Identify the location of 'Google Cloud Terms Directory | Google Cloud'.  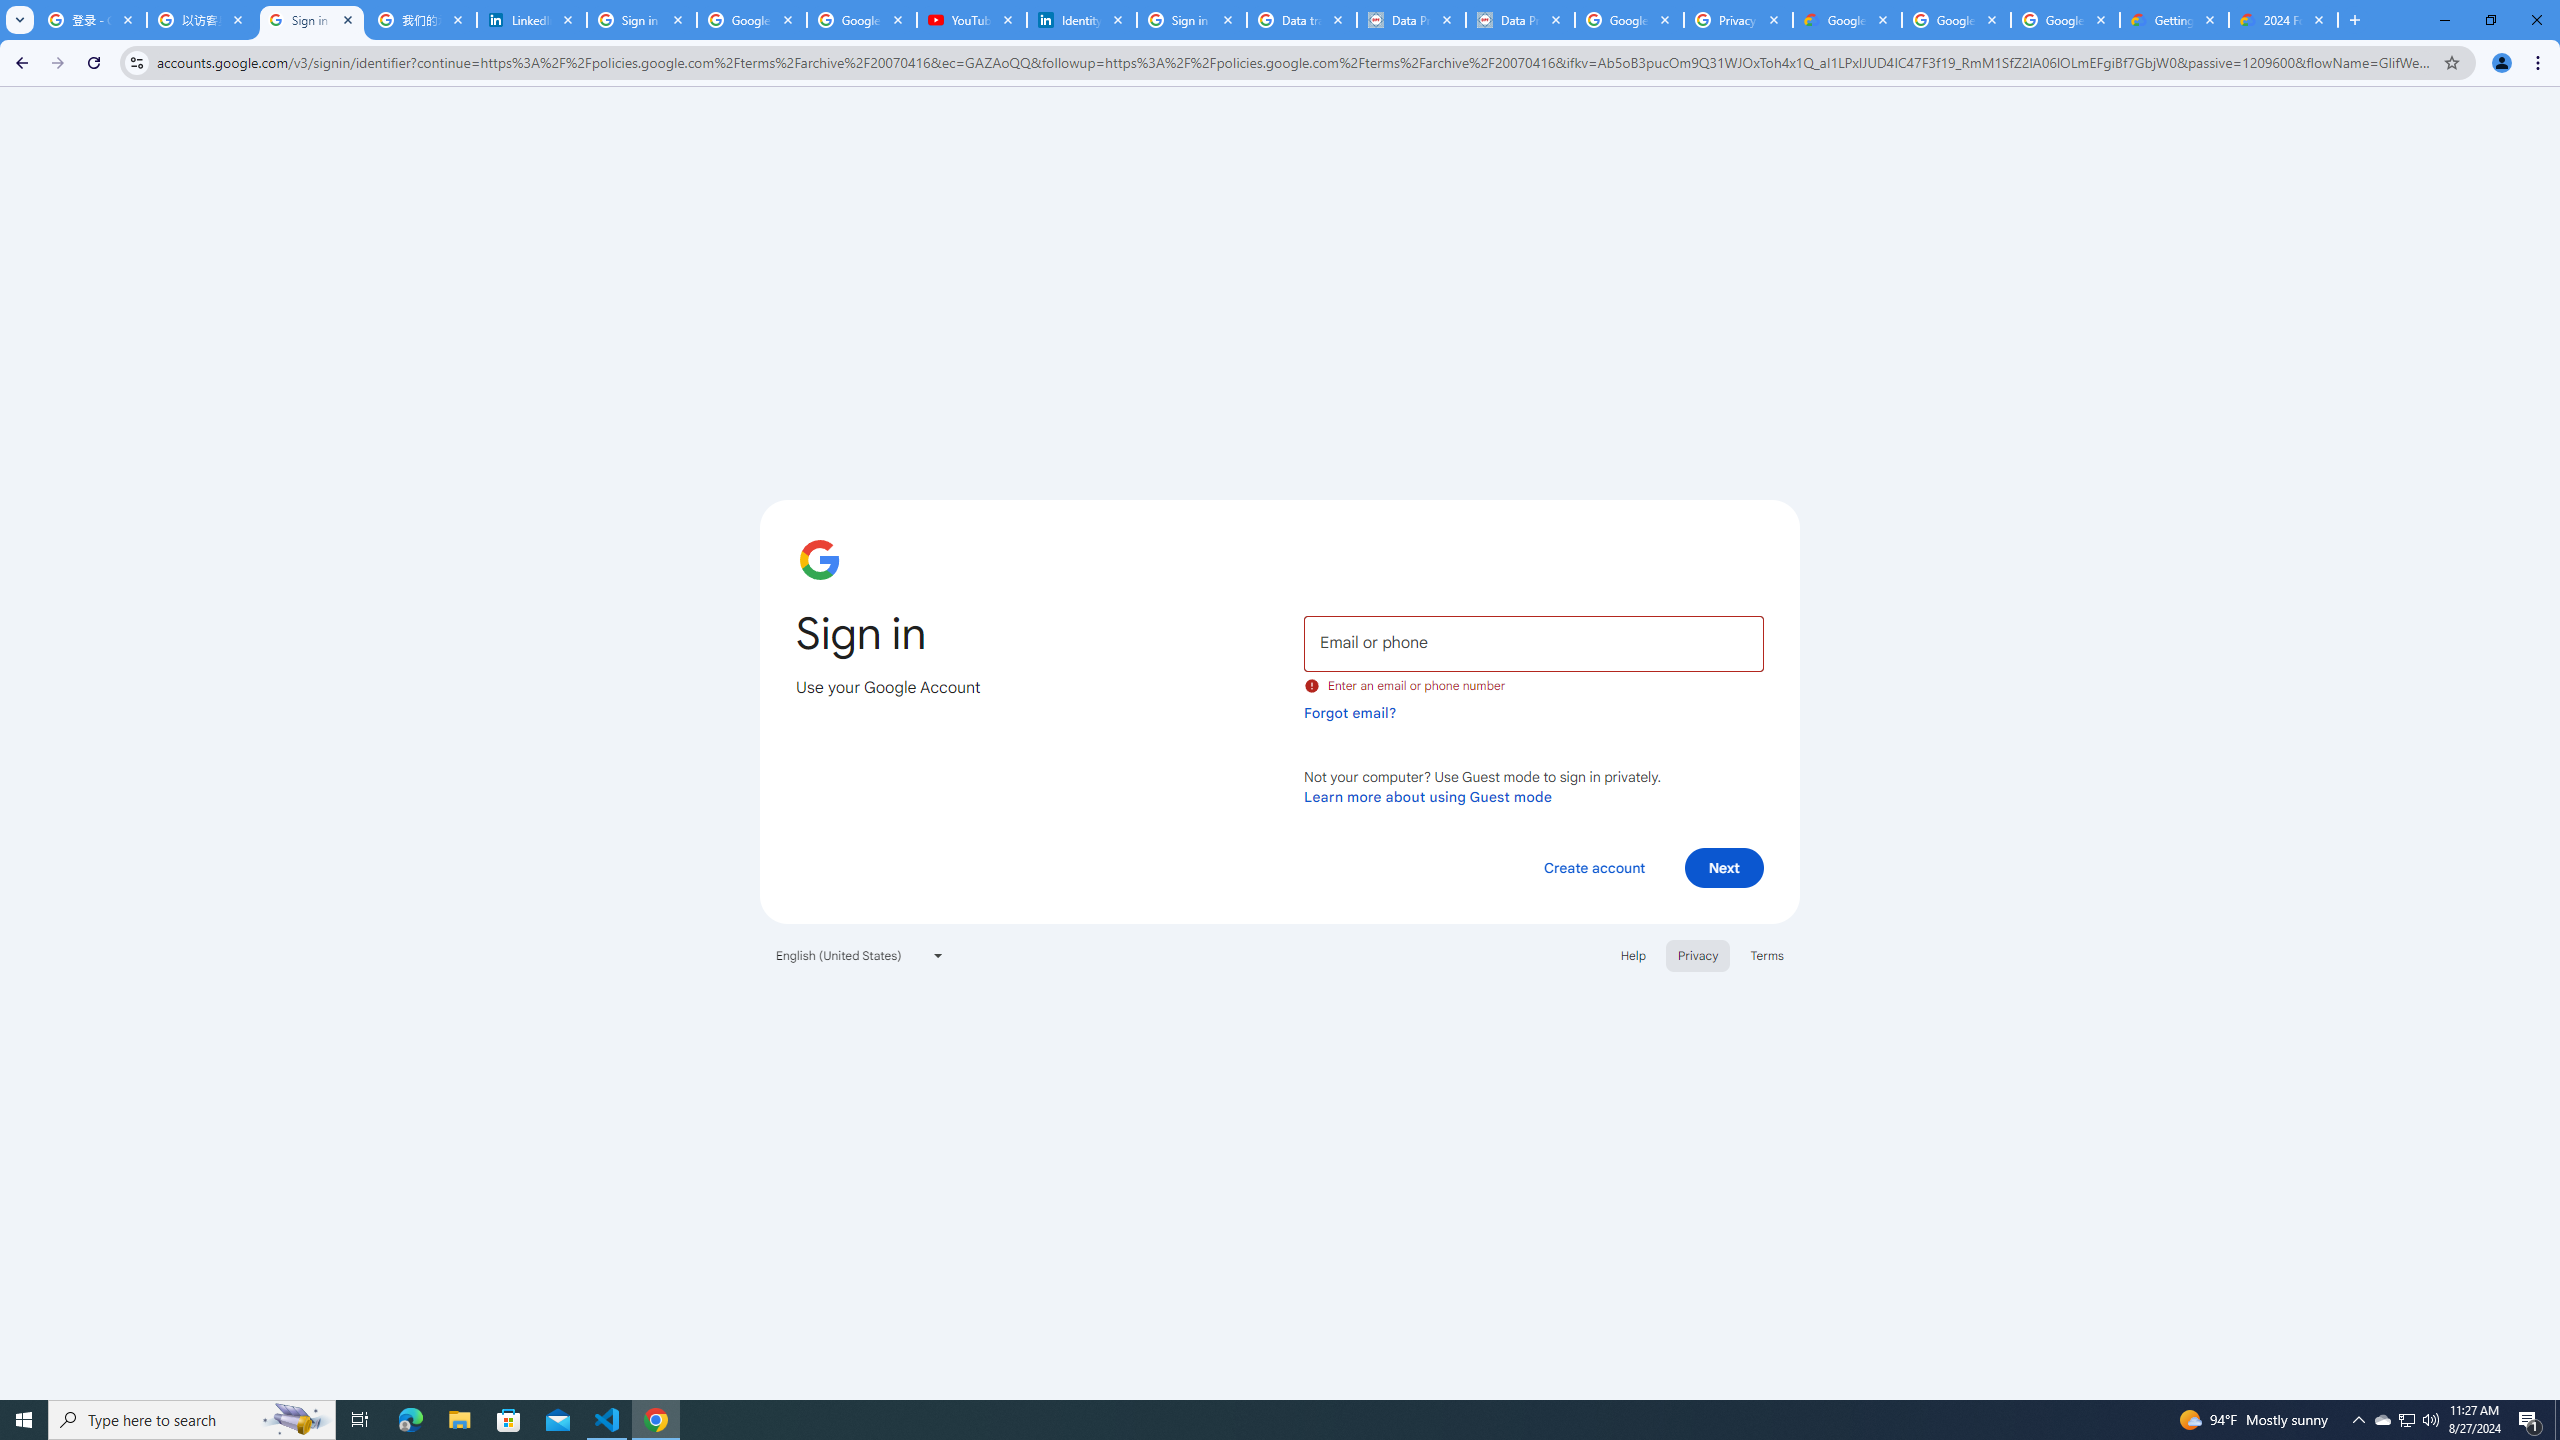
(1846, 19).